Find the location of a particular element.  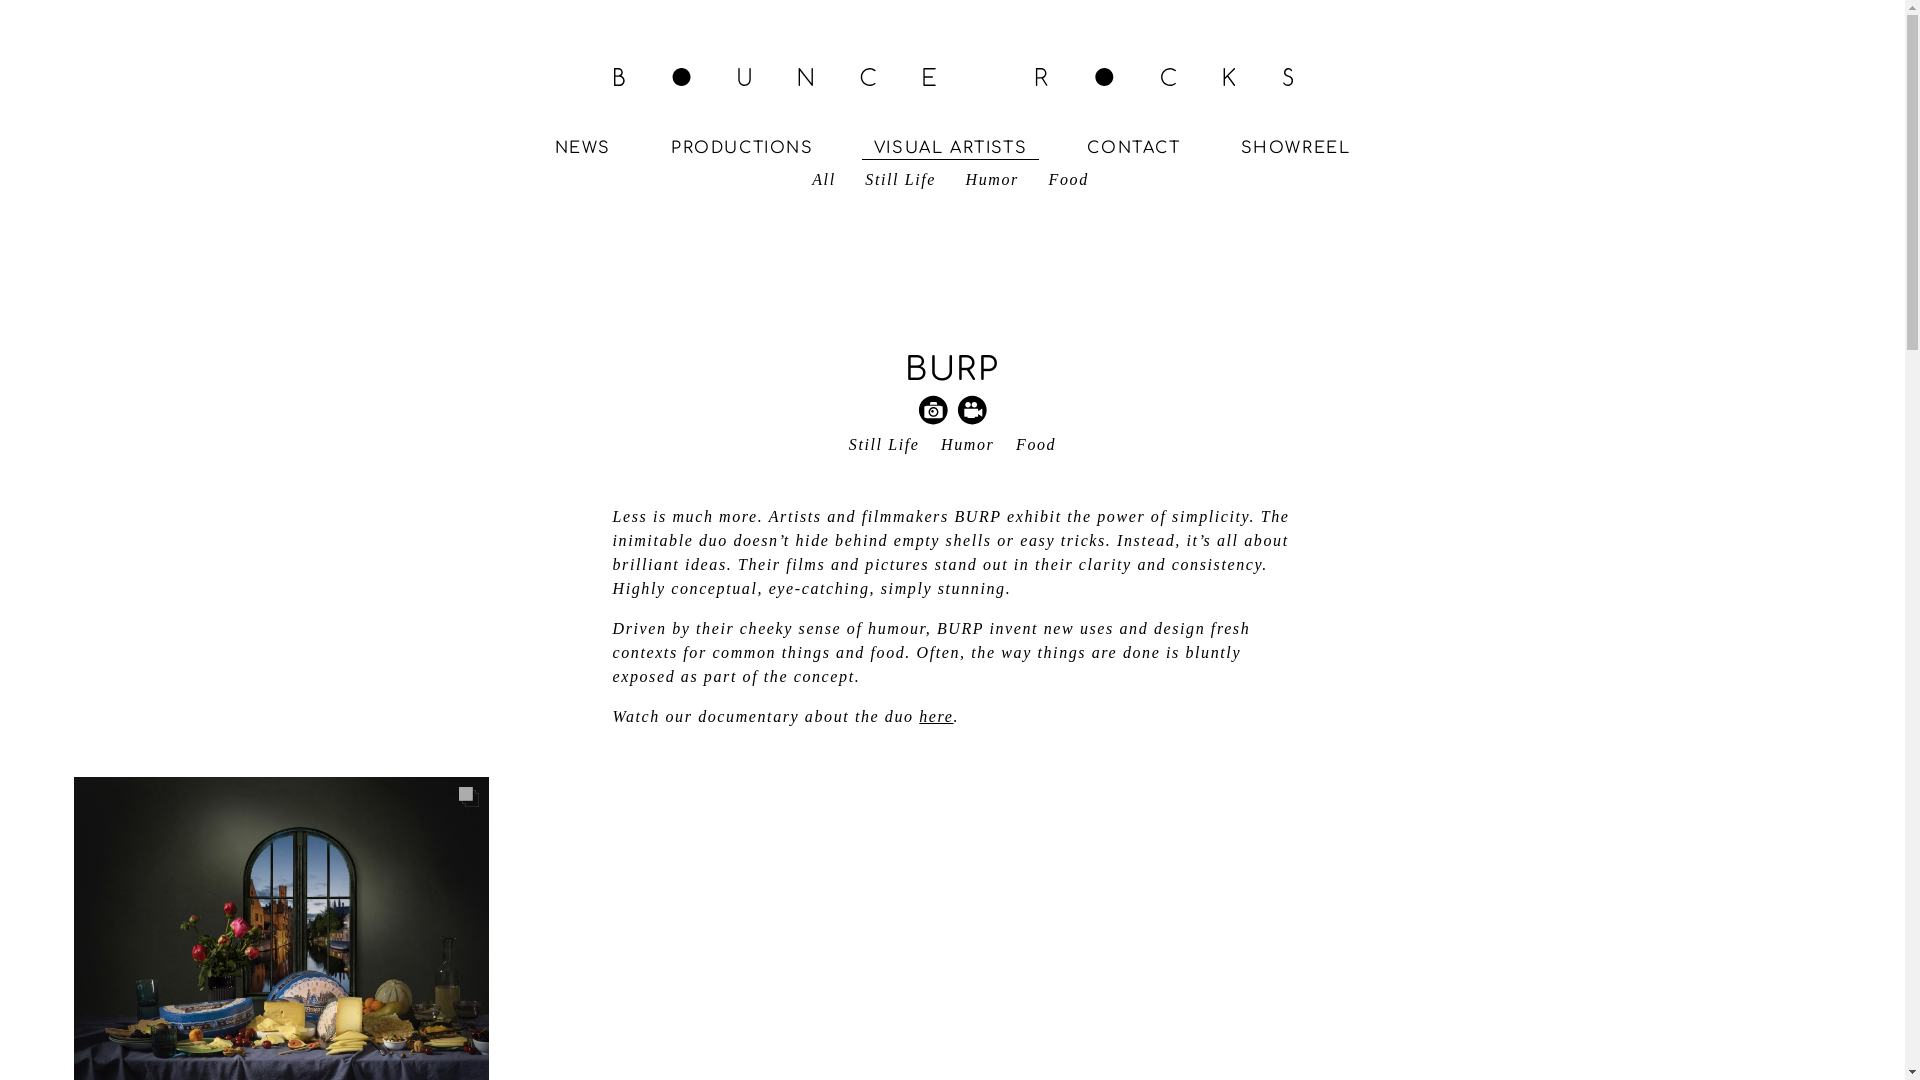

'Humor' is located at coordinates (967, 443).